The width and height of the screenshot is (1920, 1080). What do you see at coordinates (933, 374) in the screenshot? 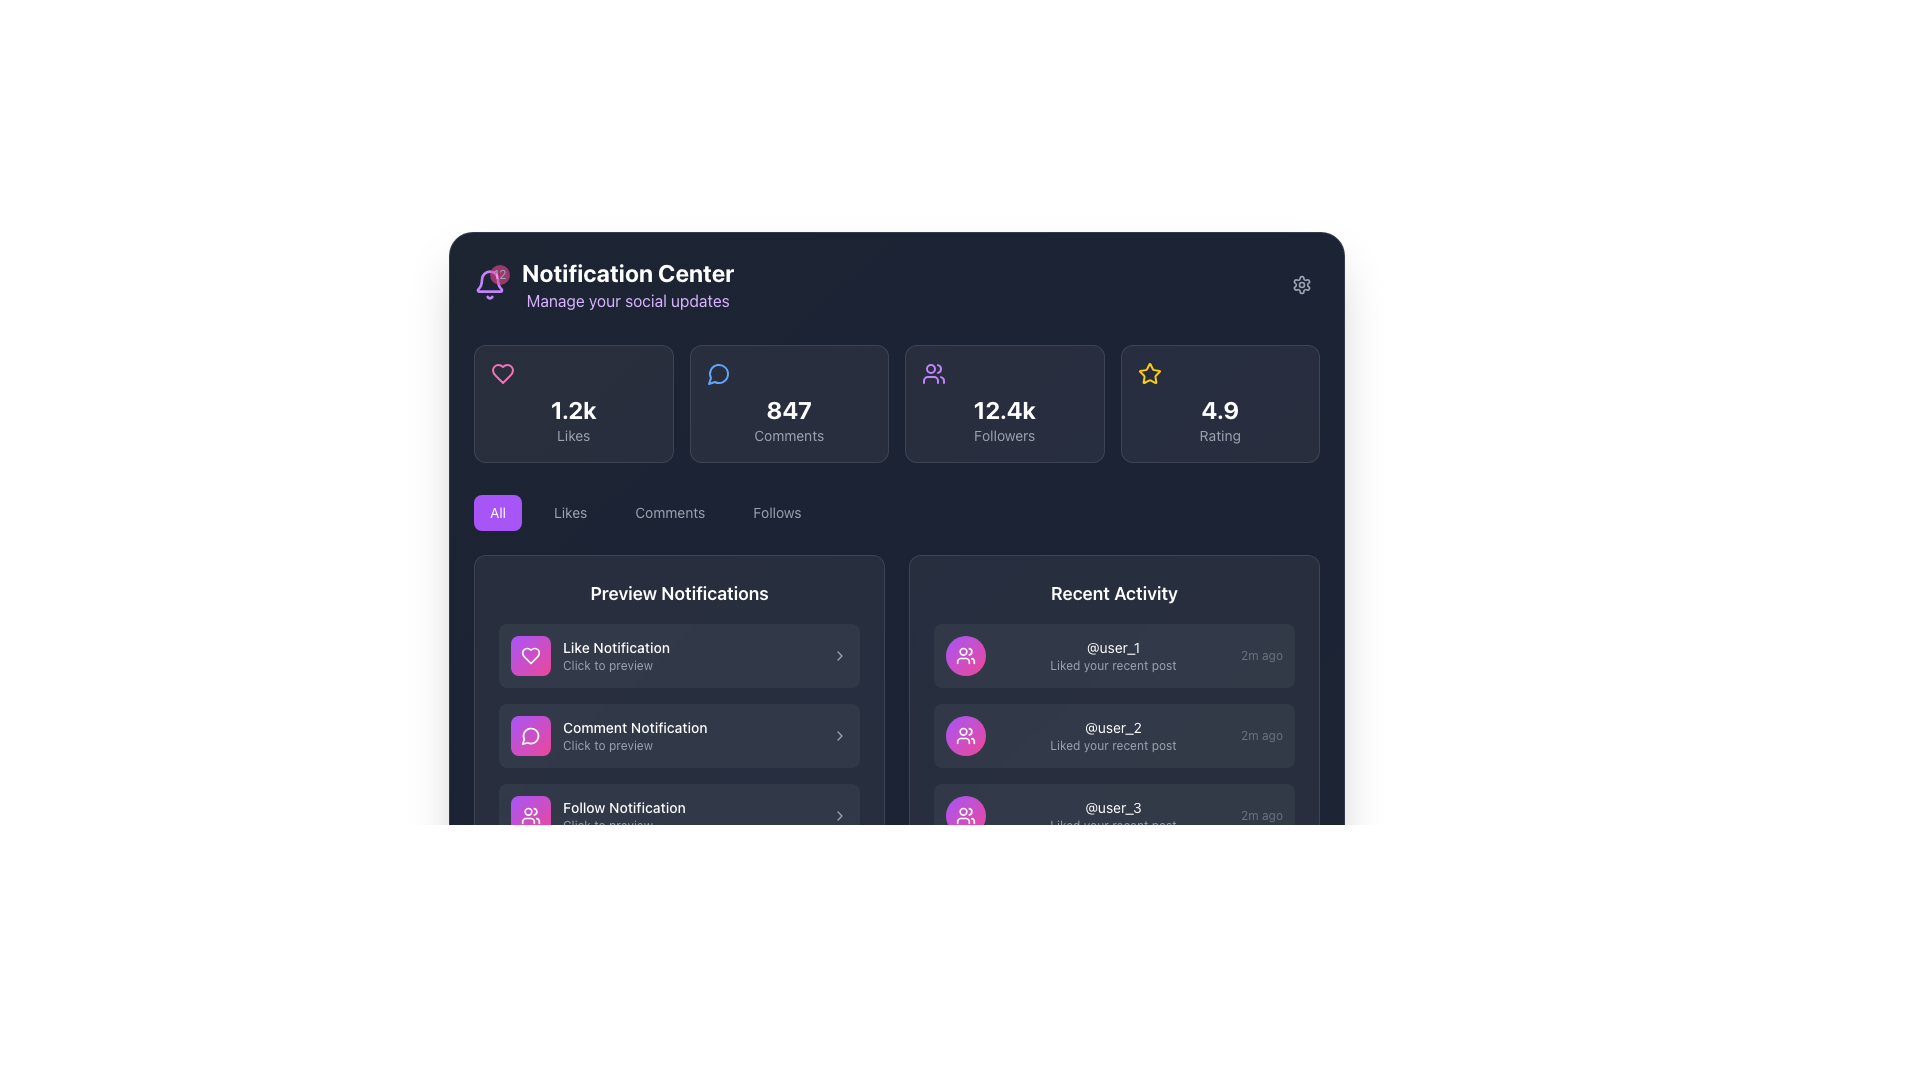
I see `the purple user group icon which represents '12.4k Followers', located as the third item from the left in the top row of the interface` at bounding box center [933, 374].